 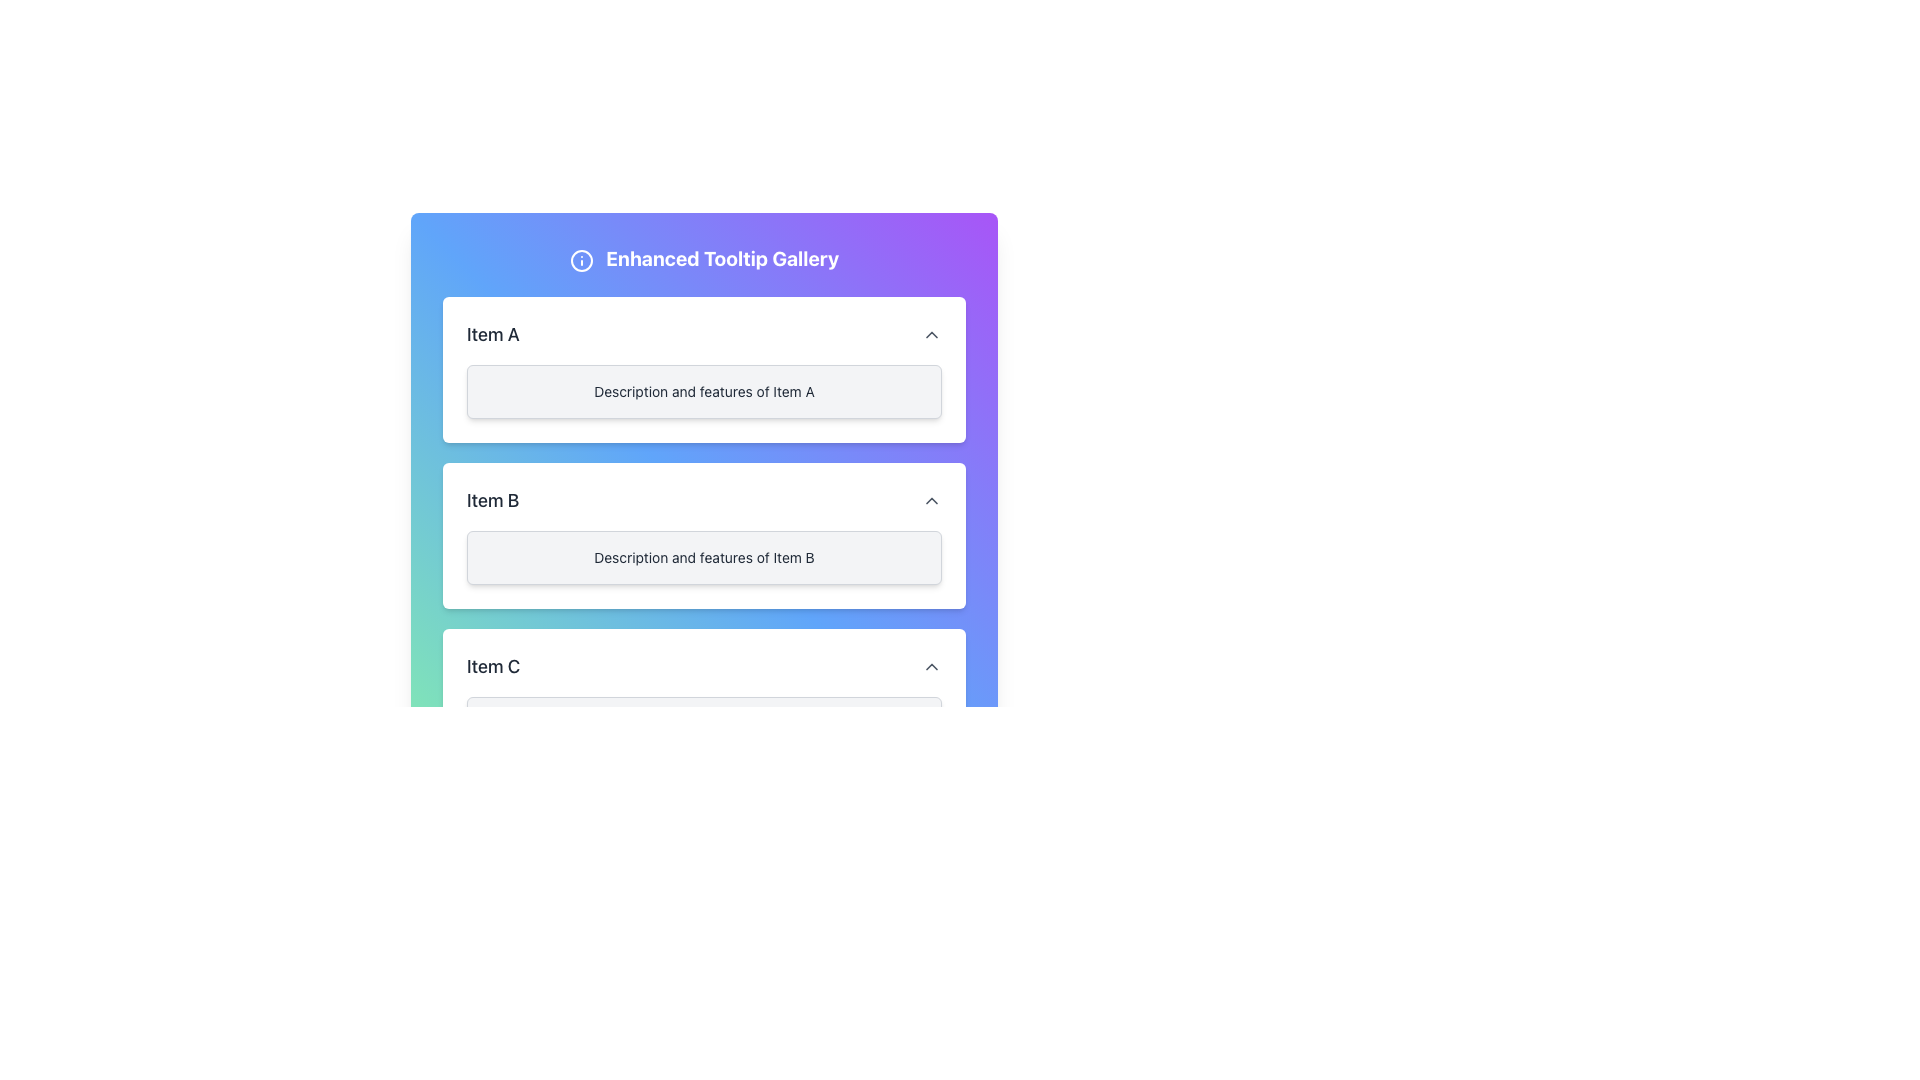 What do you see at coordinates (704, 535) in the screenshot?
I see `the Informational Panel that provides details about 'Item B' in the 'Enhanced Tooltip Gallery'` at bounding box center [704, 535].